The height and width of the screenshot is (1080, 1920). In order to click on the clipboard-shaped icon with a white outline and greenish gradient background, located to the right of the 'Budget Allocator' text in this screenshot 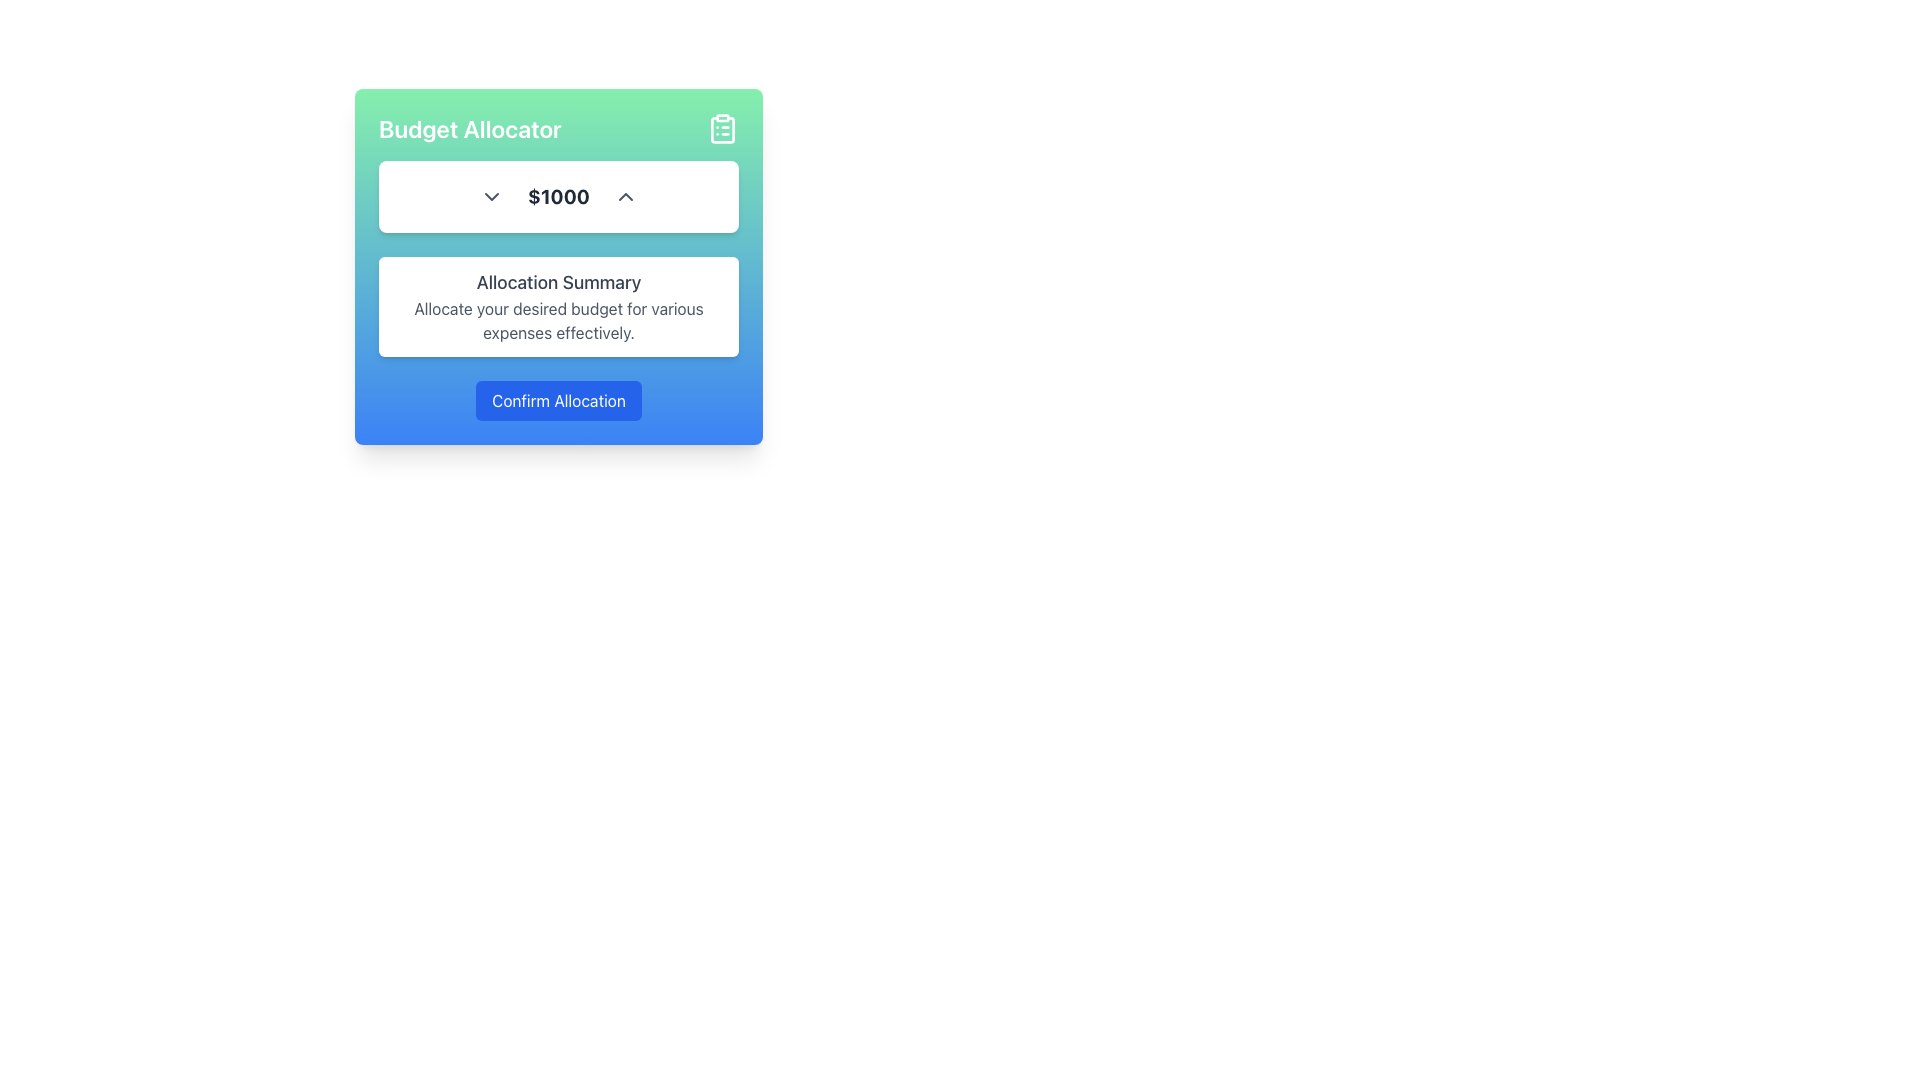, I will do `click(722, 128)`.